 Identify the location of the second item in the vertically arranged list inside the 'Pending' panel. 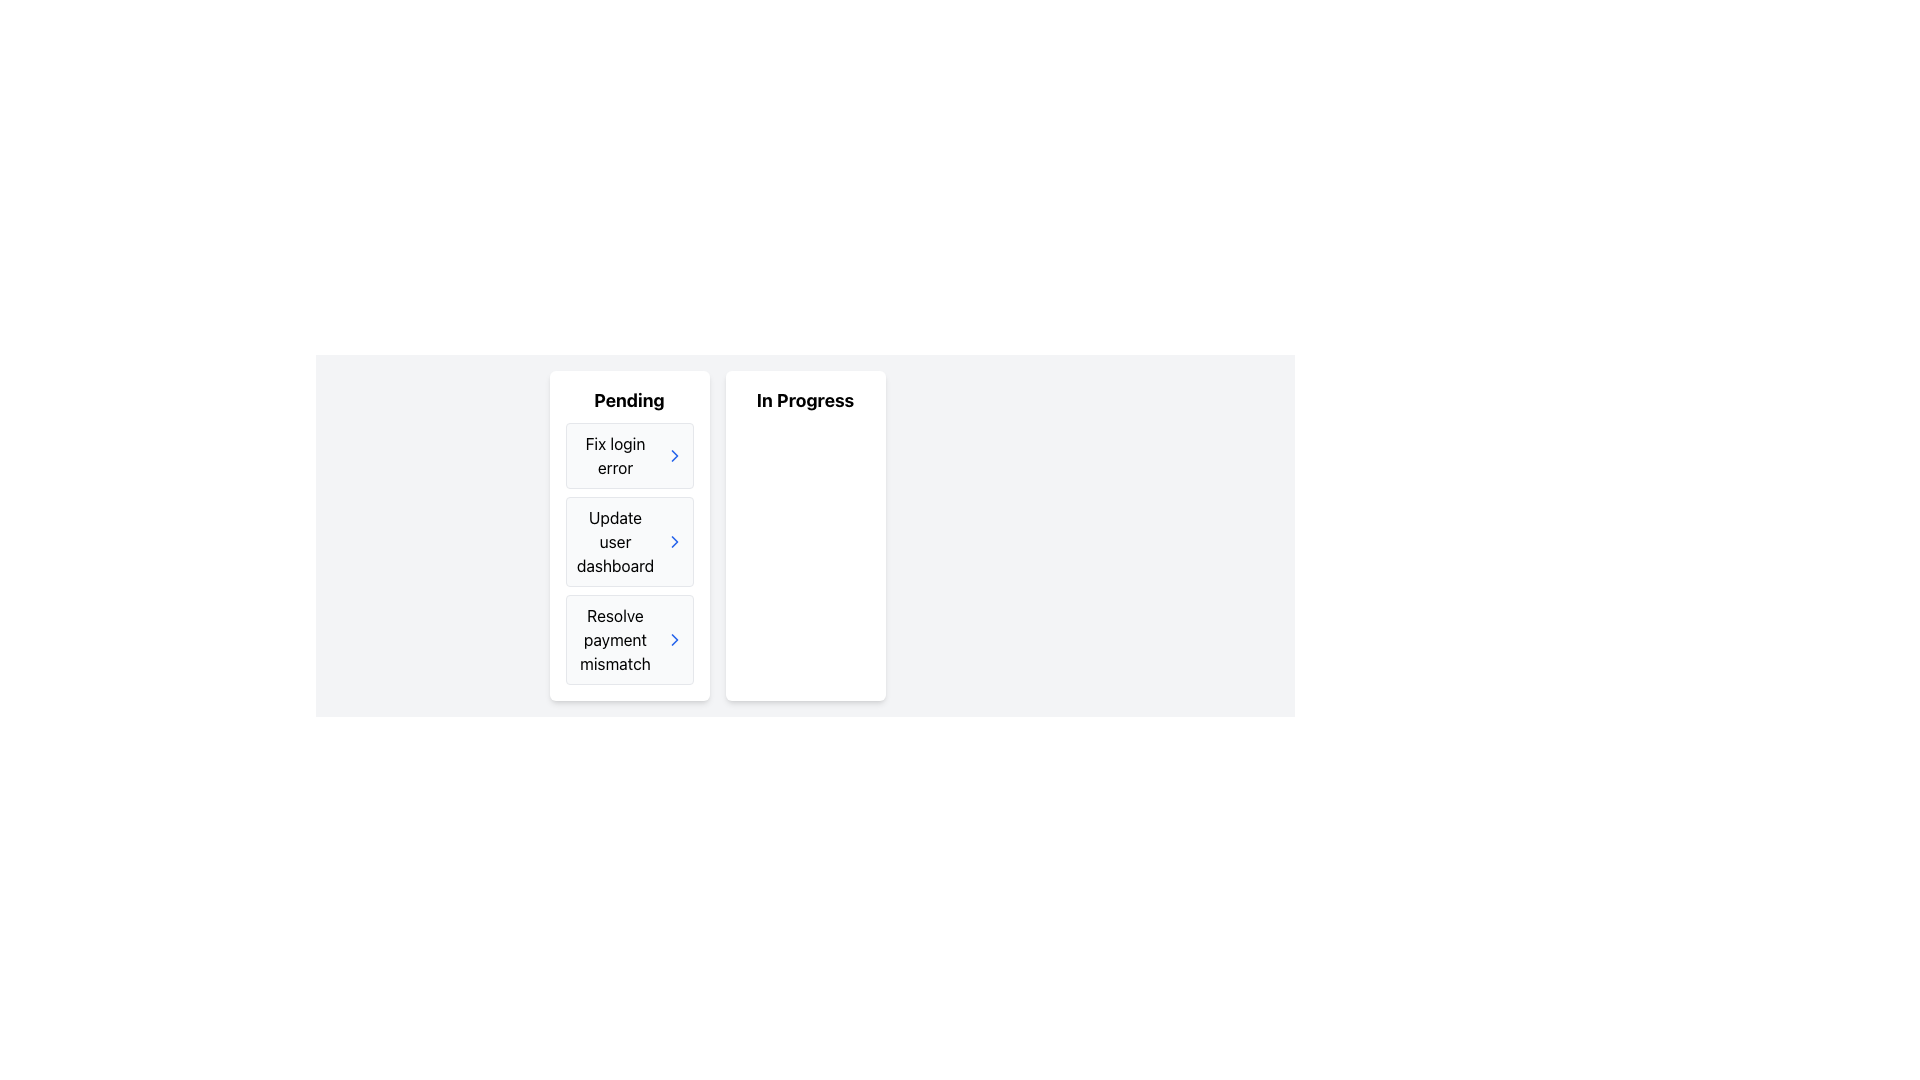
(628, 542).